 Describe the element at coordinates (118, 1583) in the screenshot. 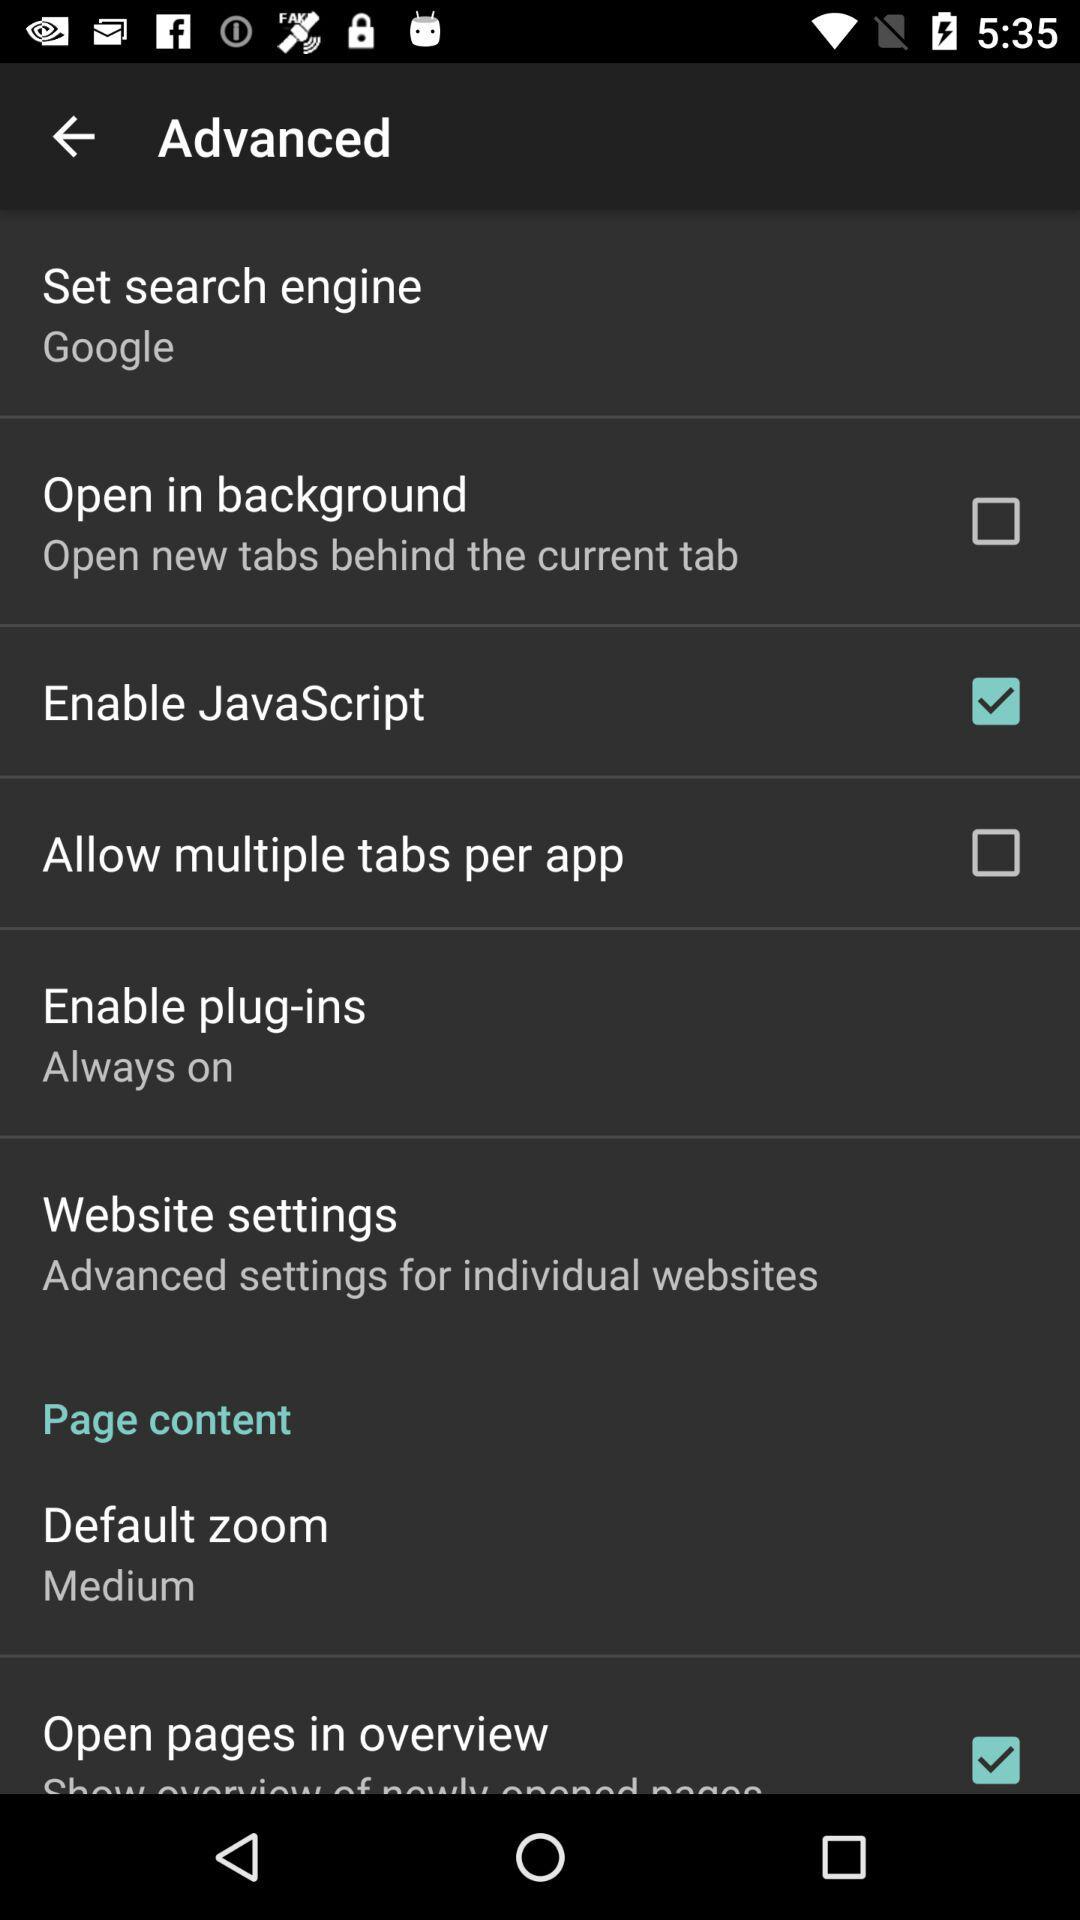

I see `the icon above the open pages in icon` at that location.